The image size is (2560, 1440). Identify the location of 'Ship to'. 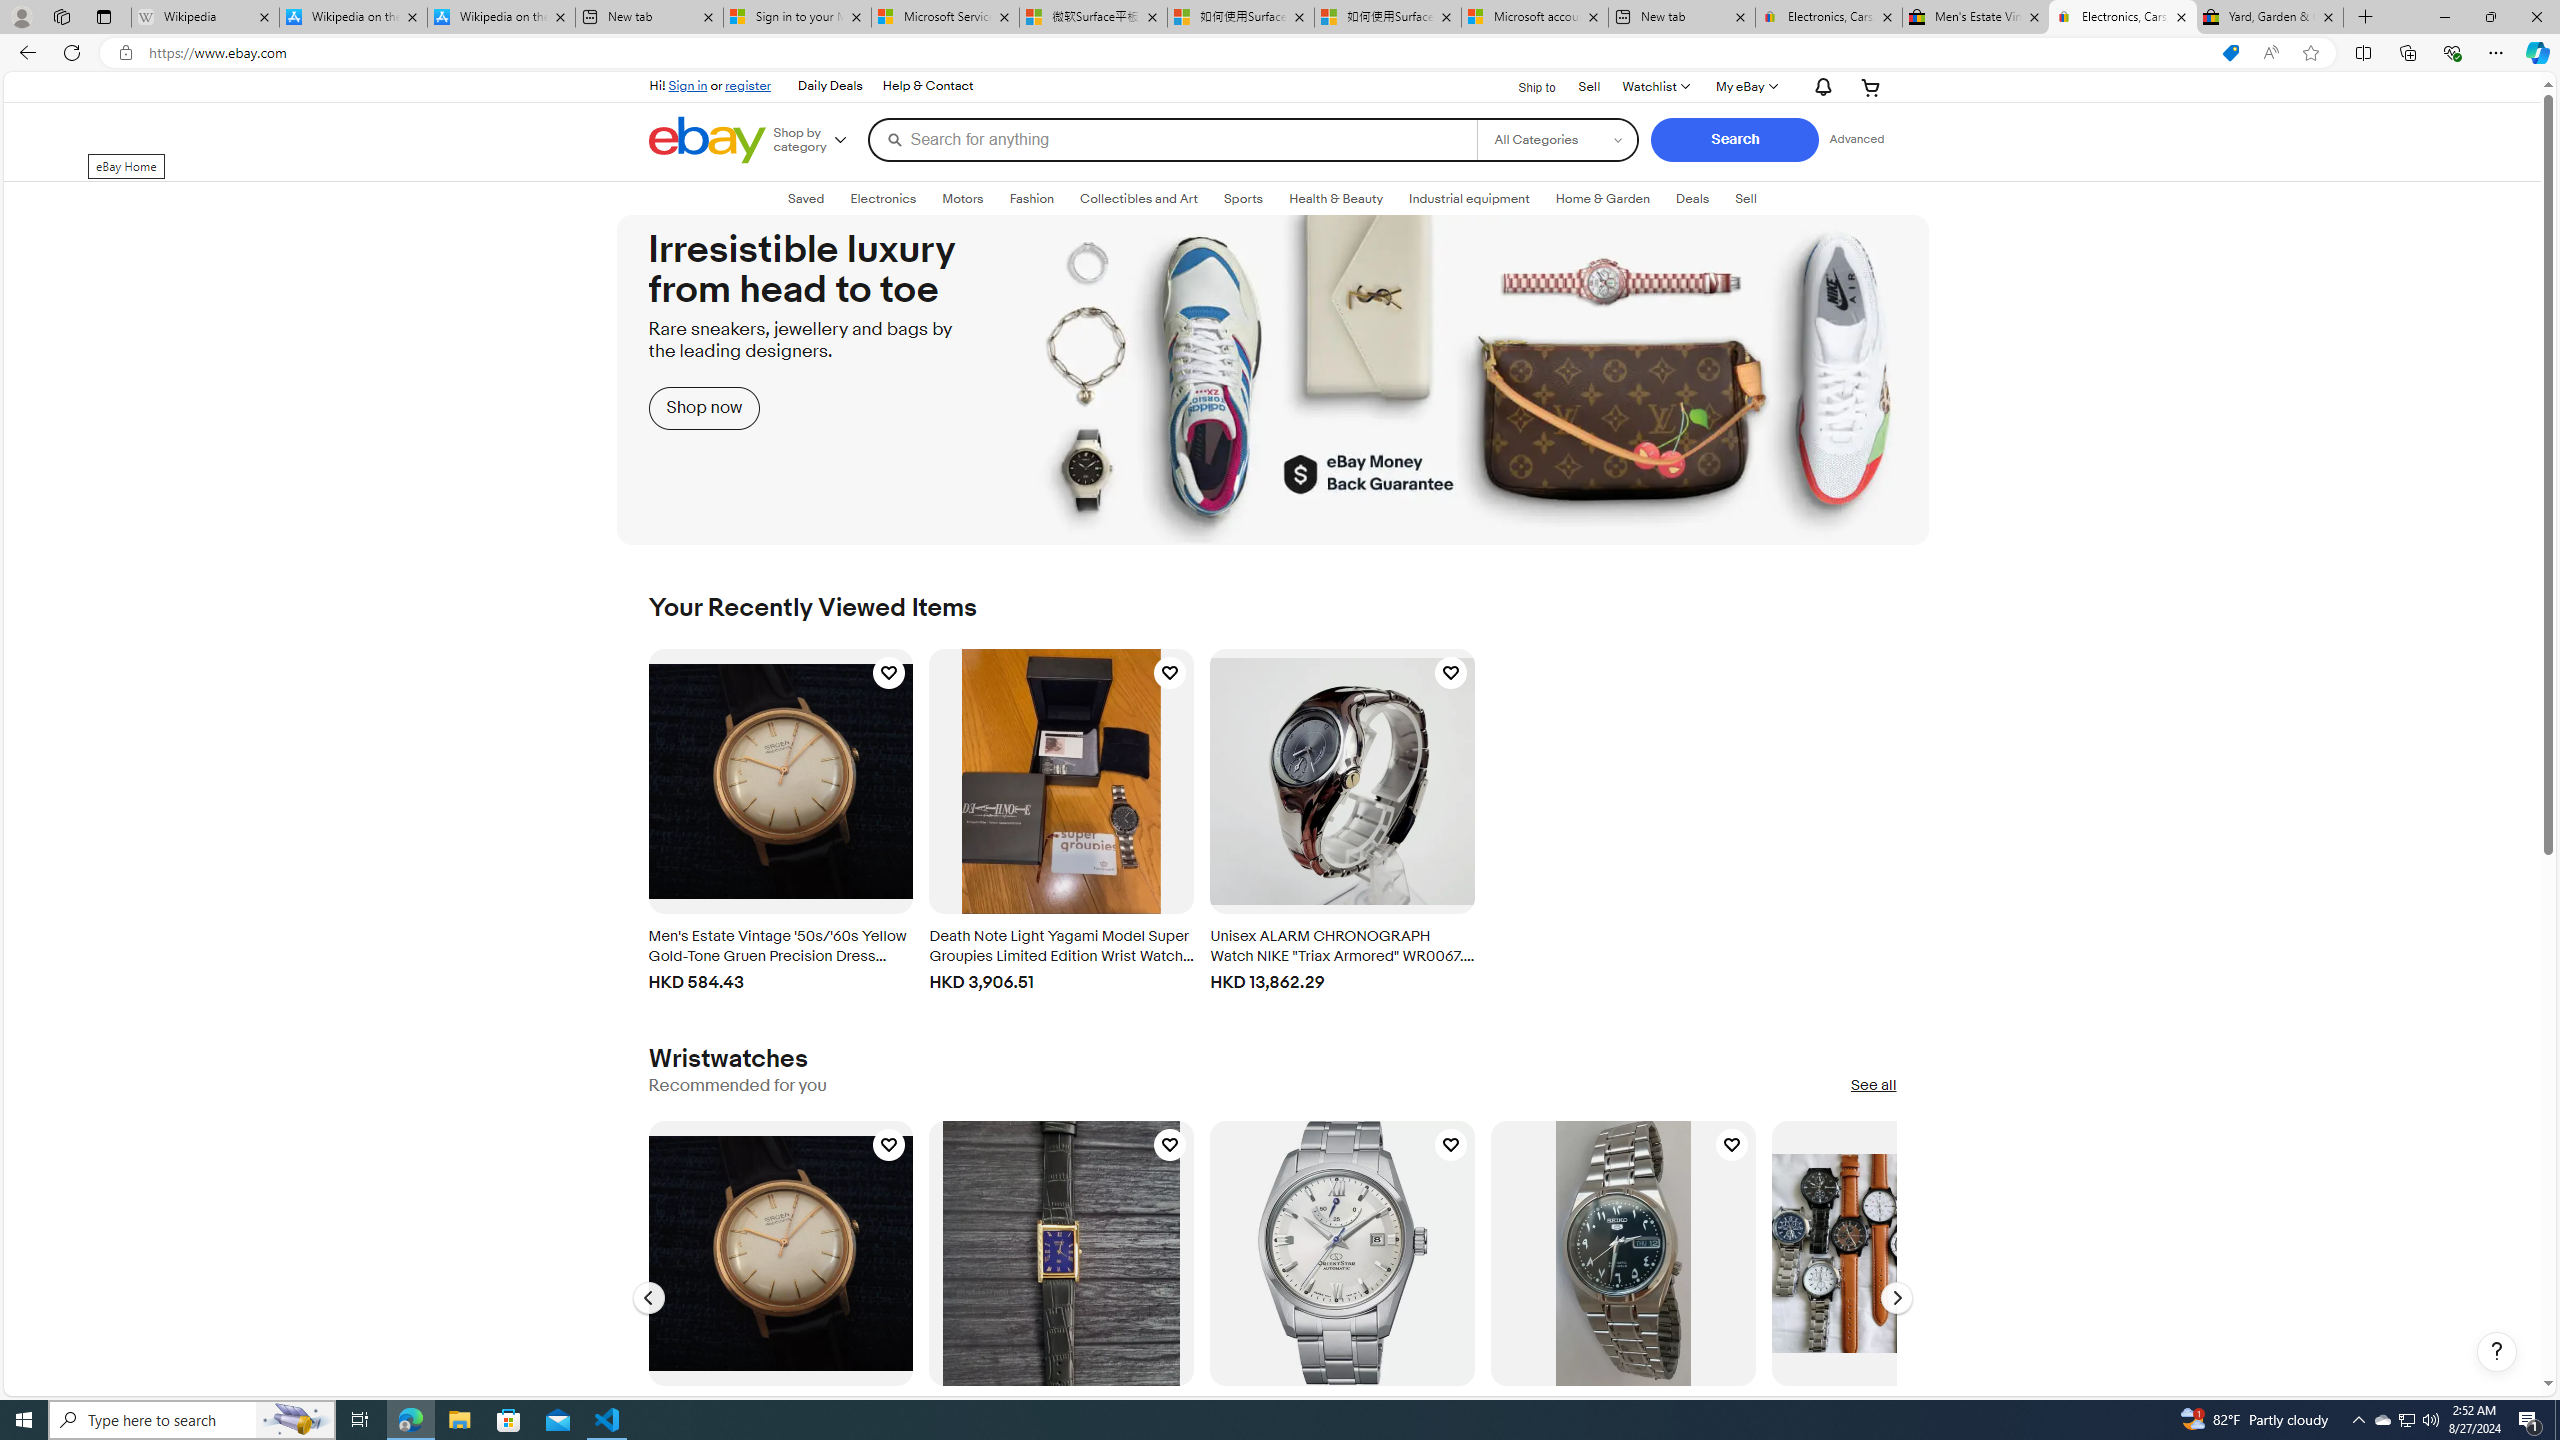
(1524, 87).